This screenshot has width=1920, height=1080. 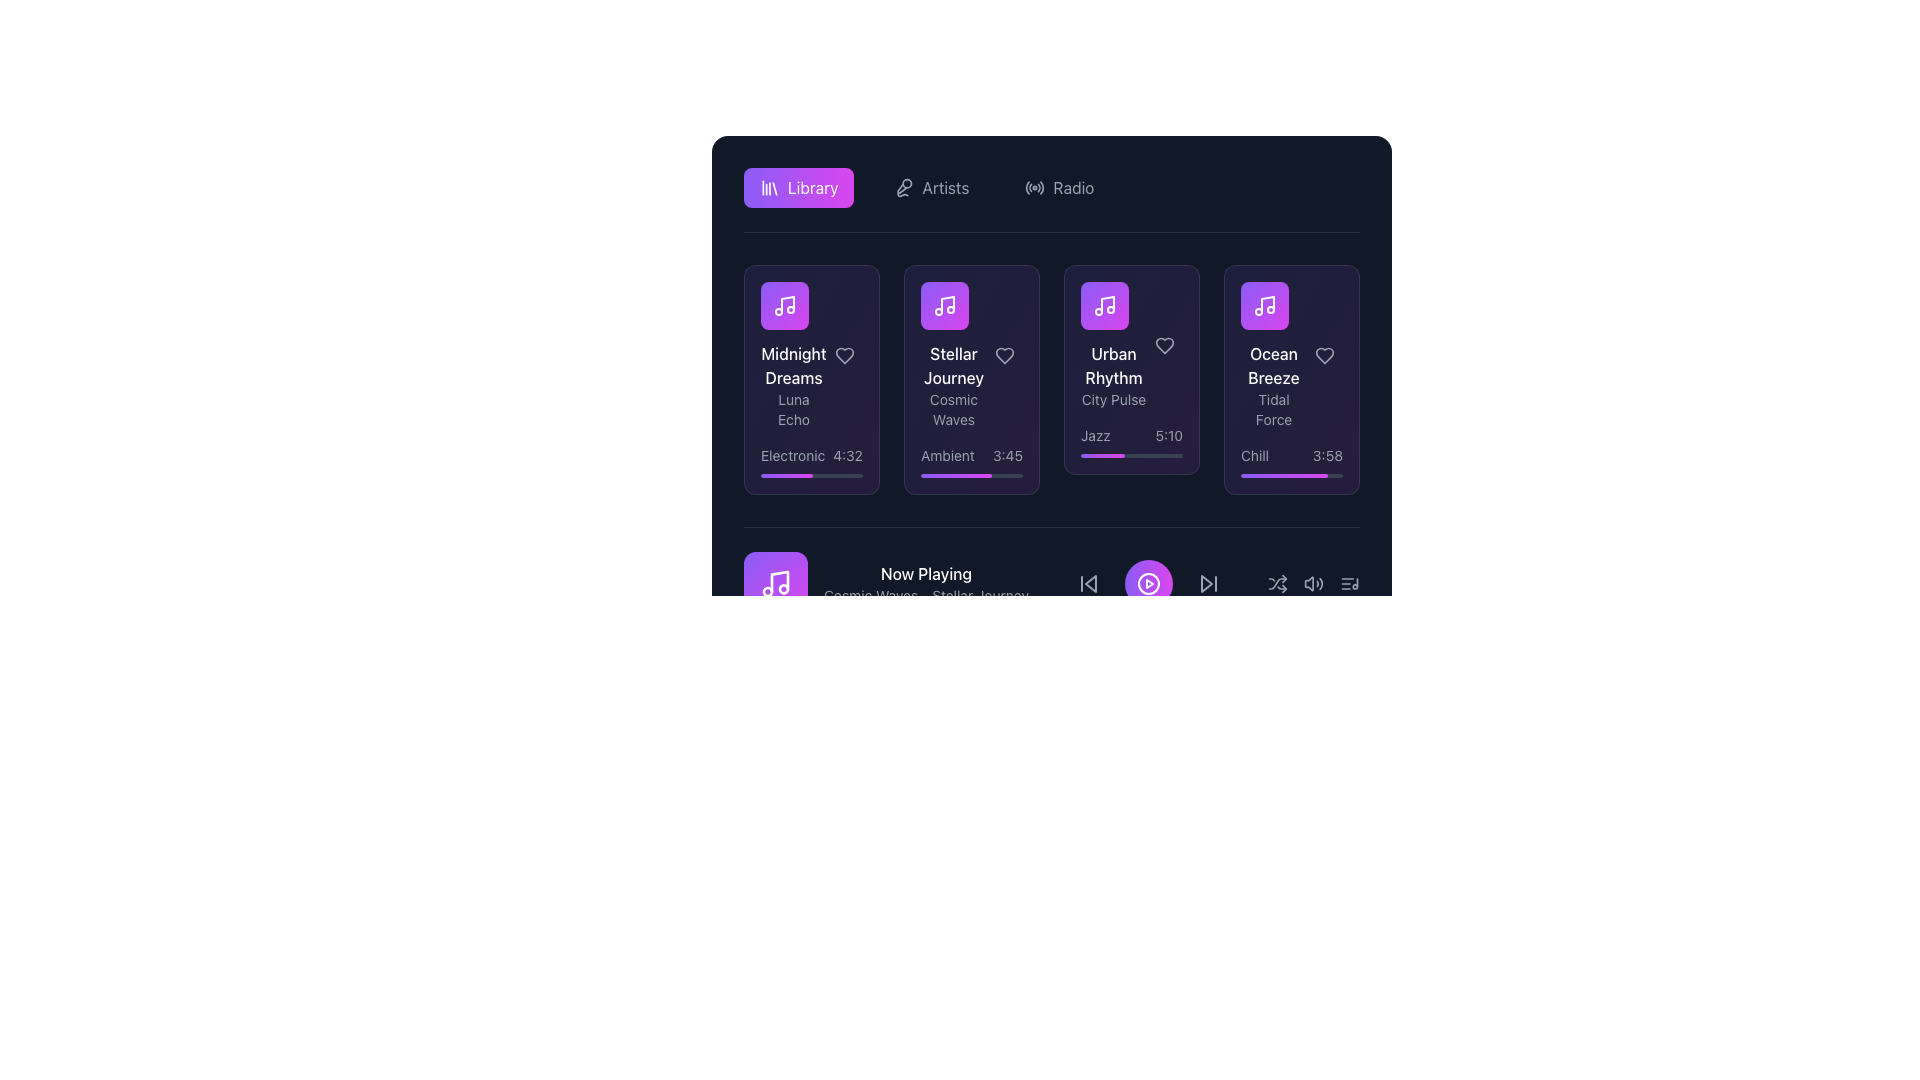 I want to click on text content of the label displaying 'Electronic' in light-gray font within the dark-themed music library interface, so click(x=792, y=455).